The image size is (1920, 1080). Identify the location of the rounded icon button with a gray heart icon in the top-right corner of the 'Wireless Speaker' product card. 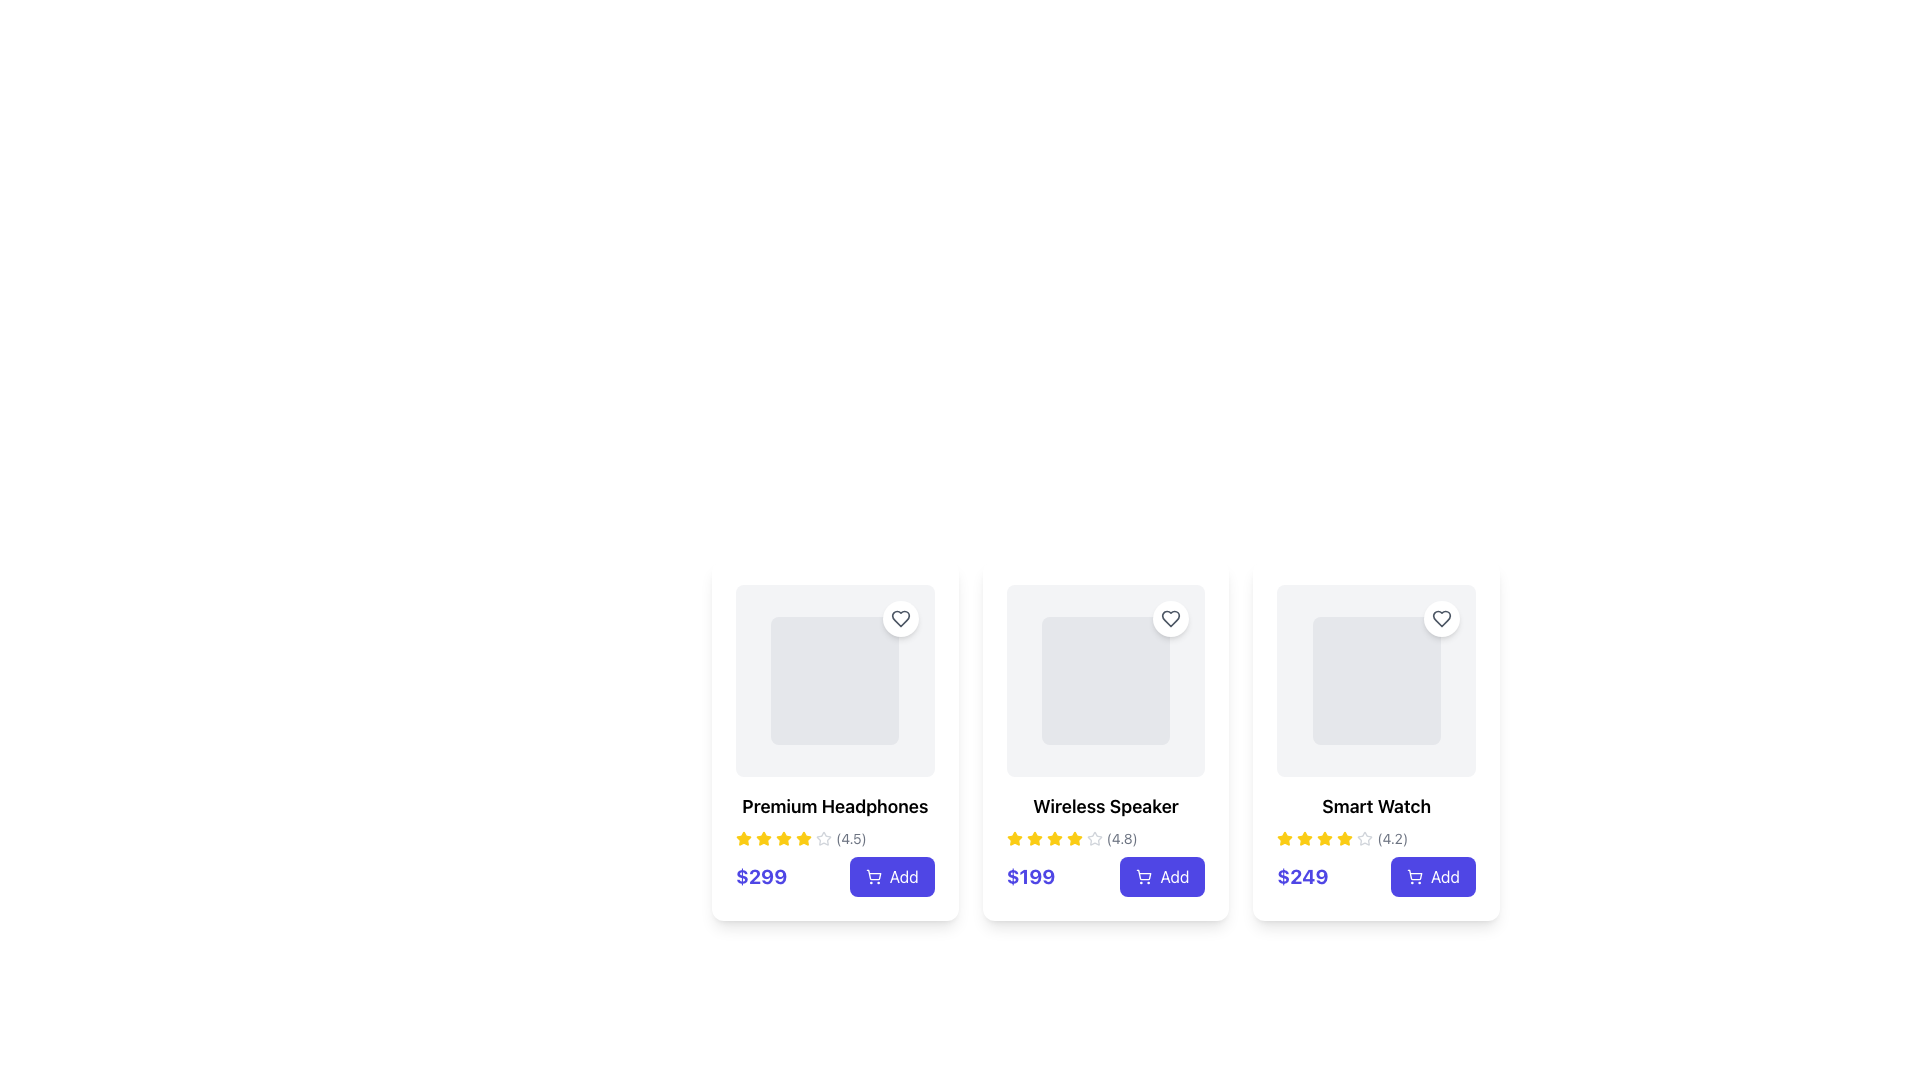
(1171, 617).